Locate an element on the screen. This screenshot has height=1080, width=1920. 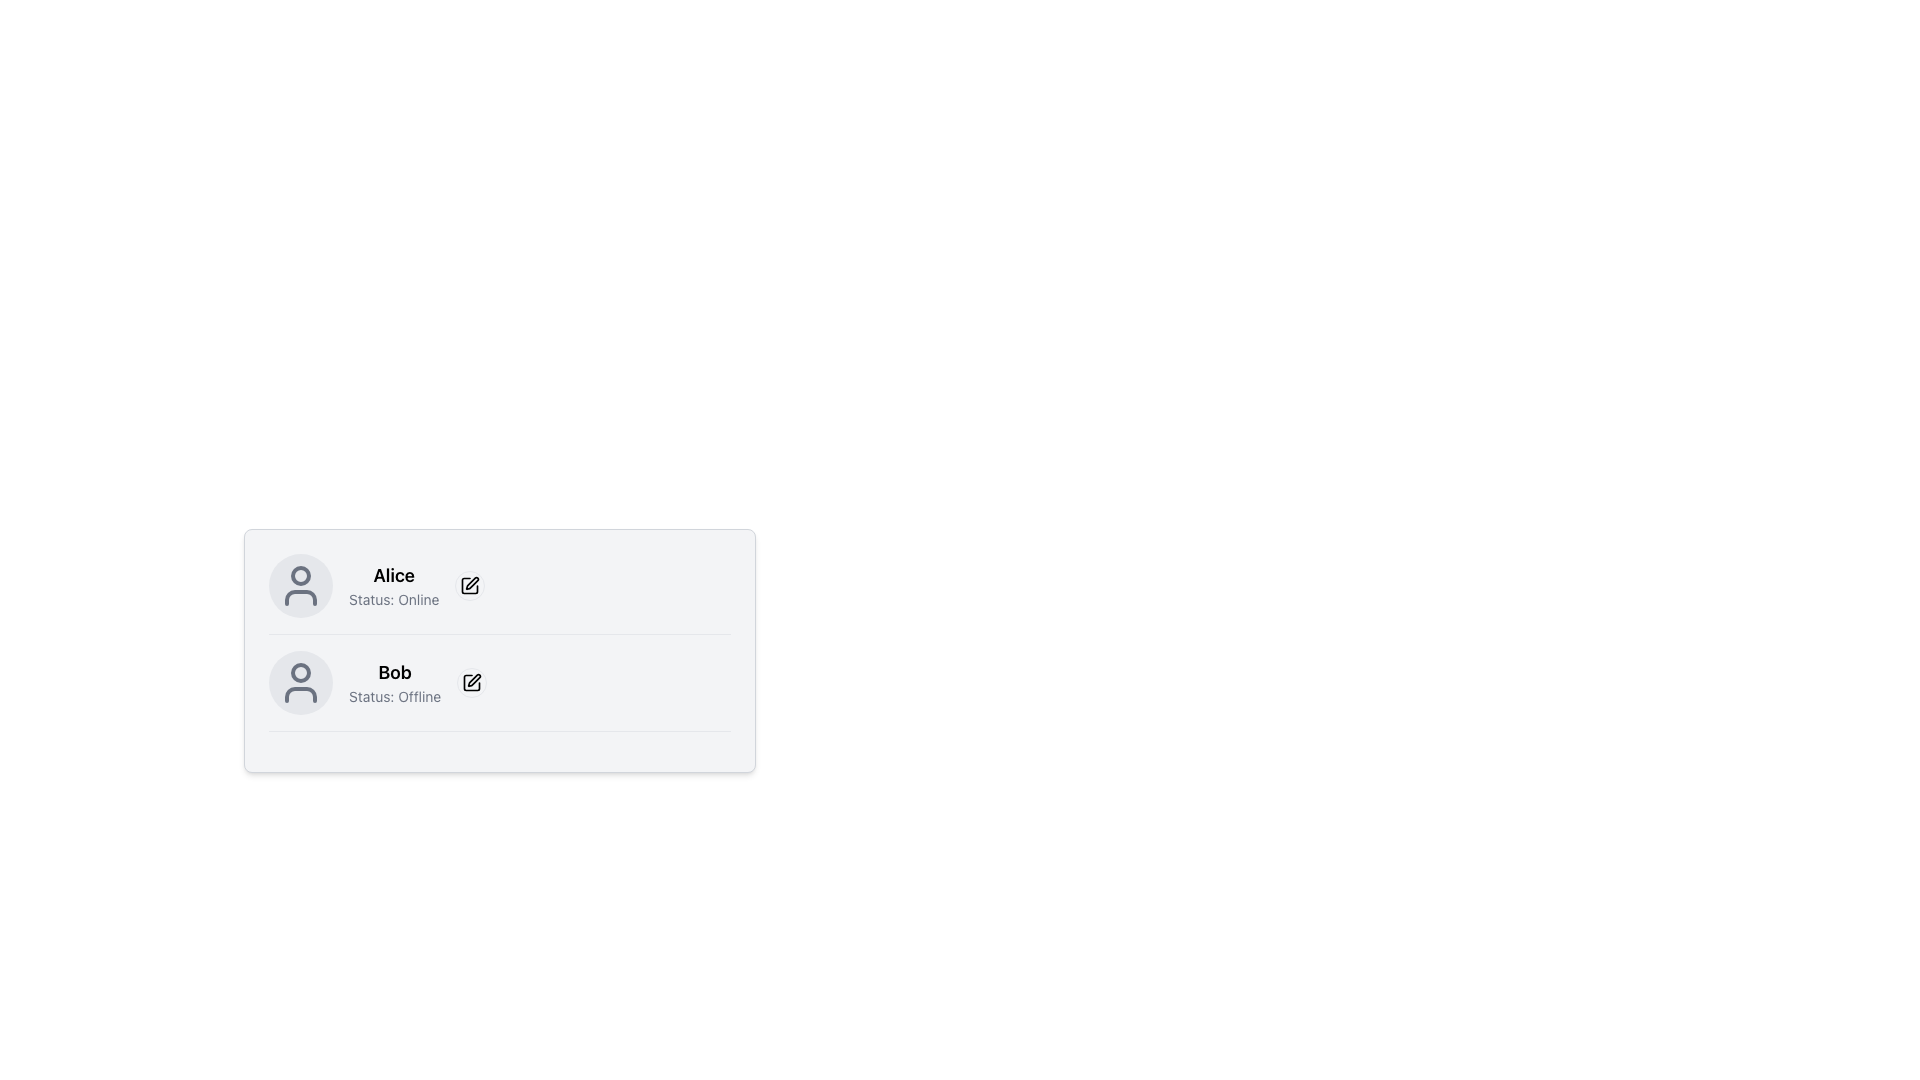
circular user avatar icon with a gray background and outline of a person, located to the left of the text 'Alice' is located at coordinates (300, 585).